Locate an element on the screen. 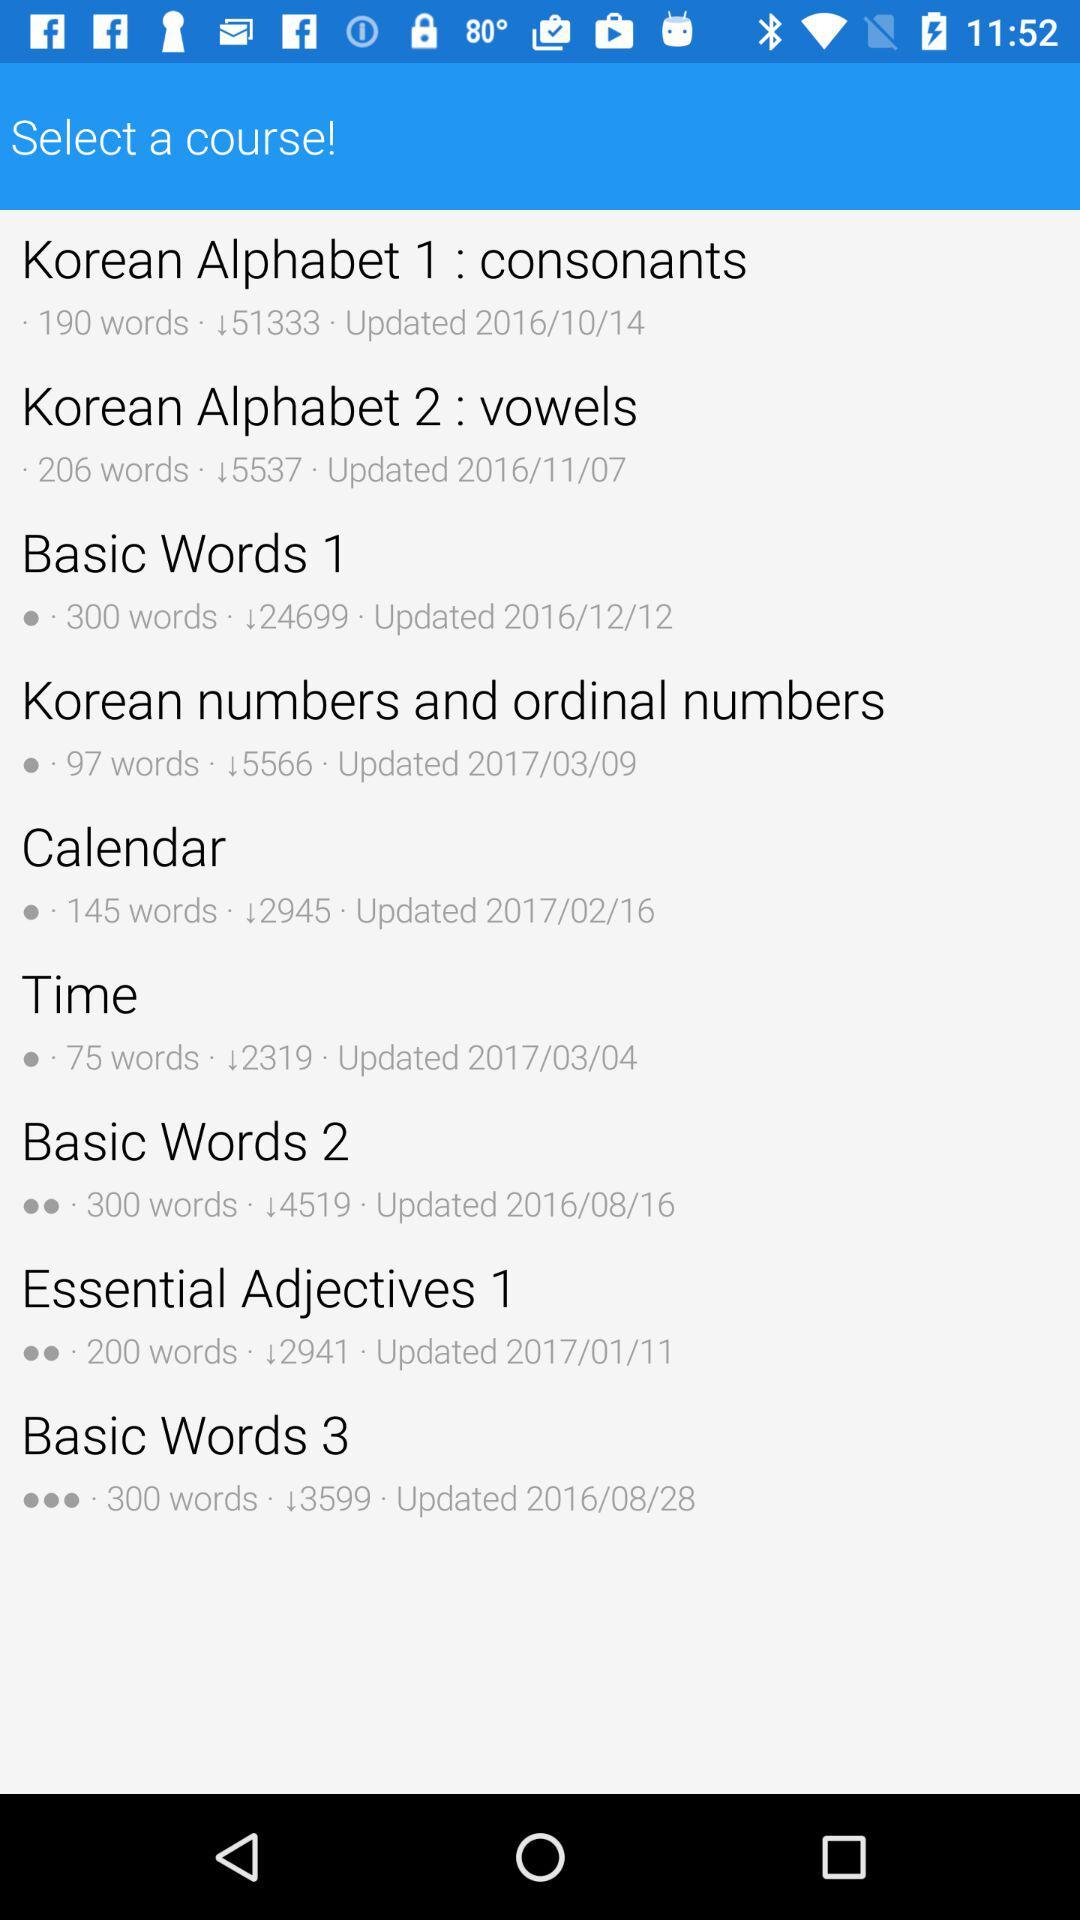 Image resolution: width=1080 pixels, height=1920 pixels. the icon above the calendar 145 words button is located at coordinates (540, 723).